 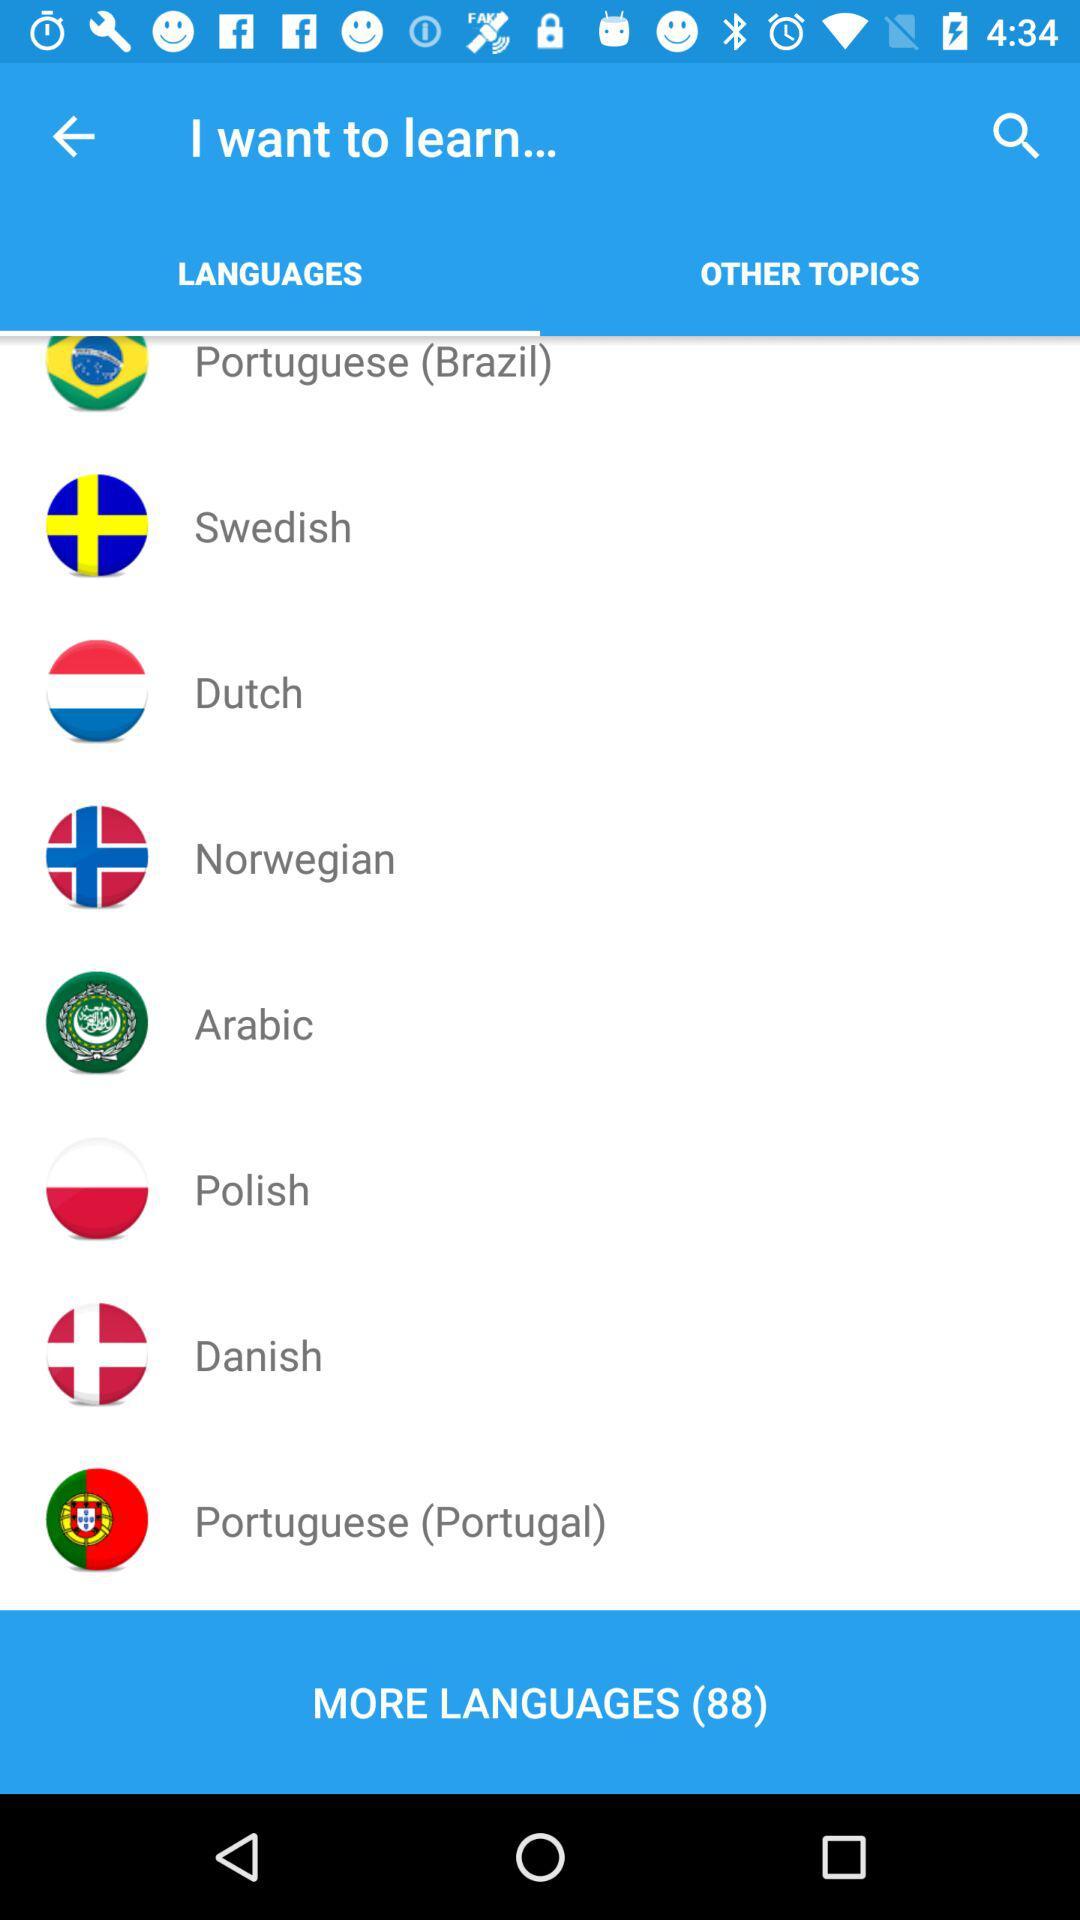 What do you see at coordinates (72, 135) in the screenshot?
I see `the item next to the i want to` at bounding box center [72, 135].